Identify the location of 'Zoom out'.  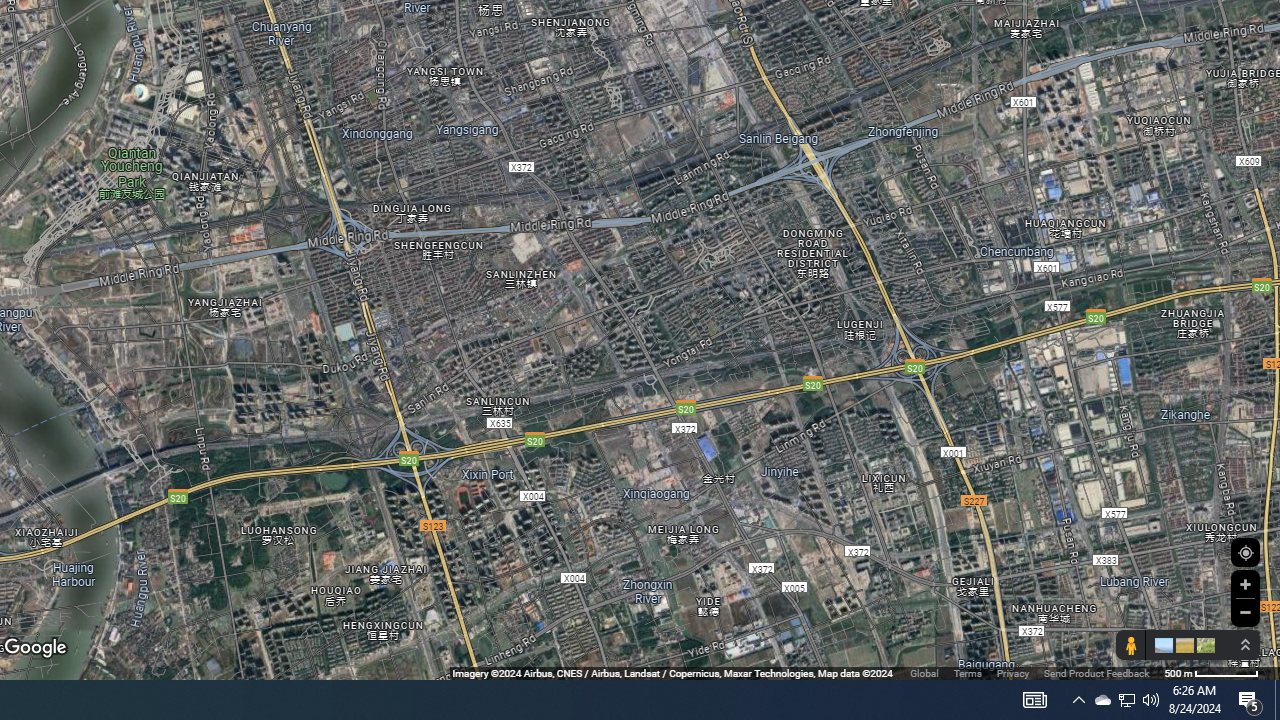
(1244, 611).